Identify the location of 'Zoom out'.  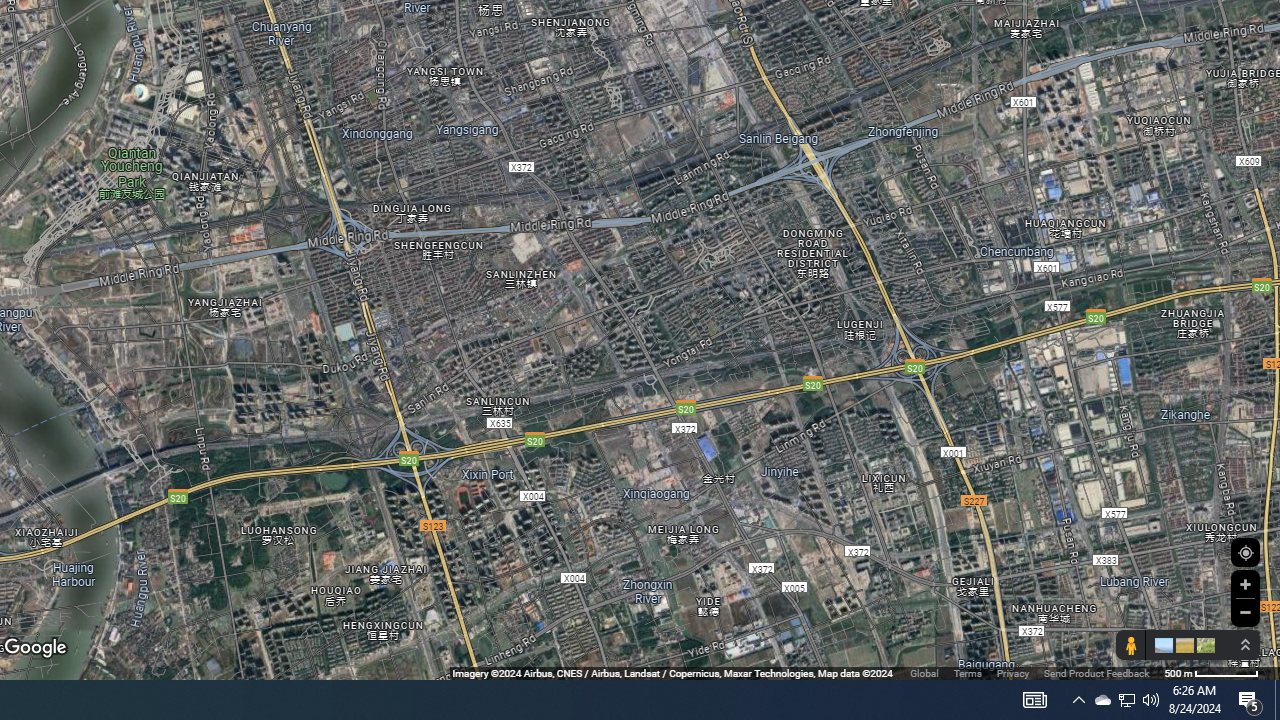
(1244, 611).